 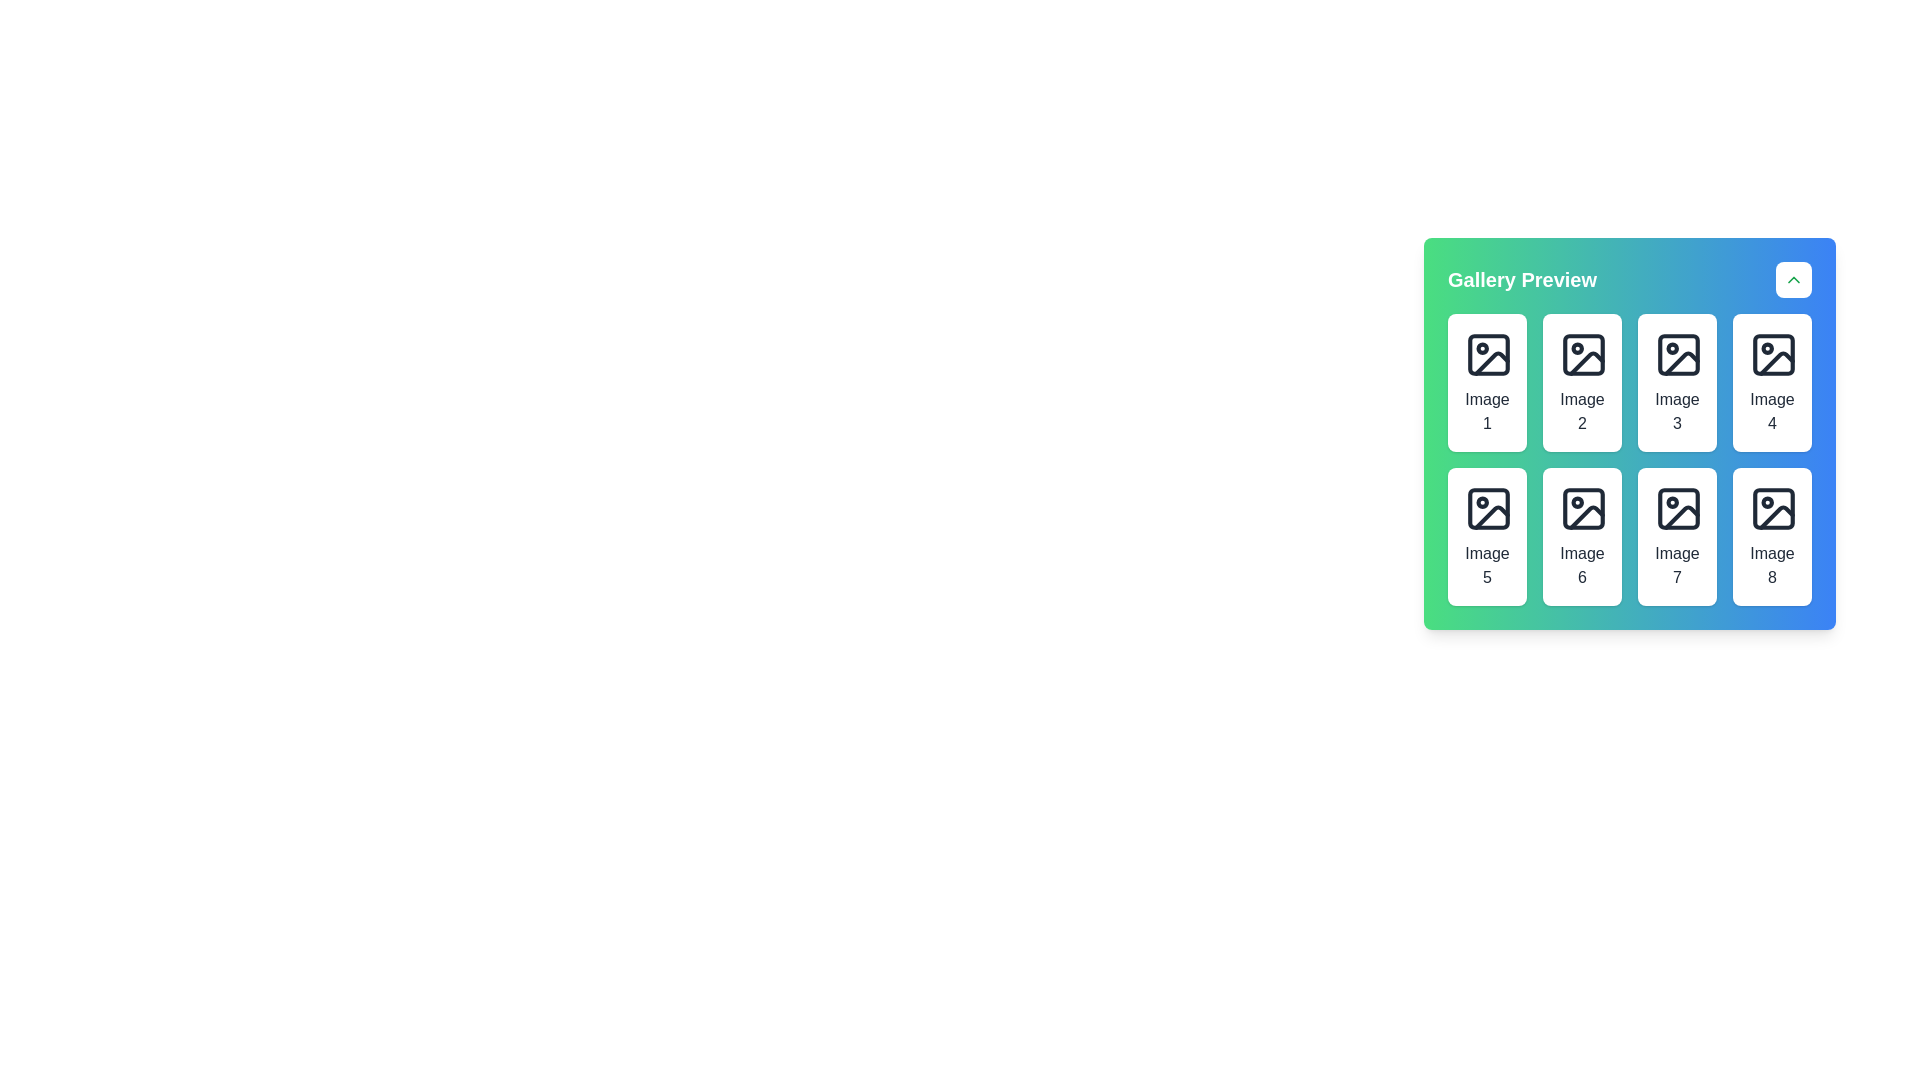 I want to click on the text label positioned in the bottom center of the first card in the second row of a 2x4 grid layout, which identifies the associated image or content, so click(x=1487, y=566).